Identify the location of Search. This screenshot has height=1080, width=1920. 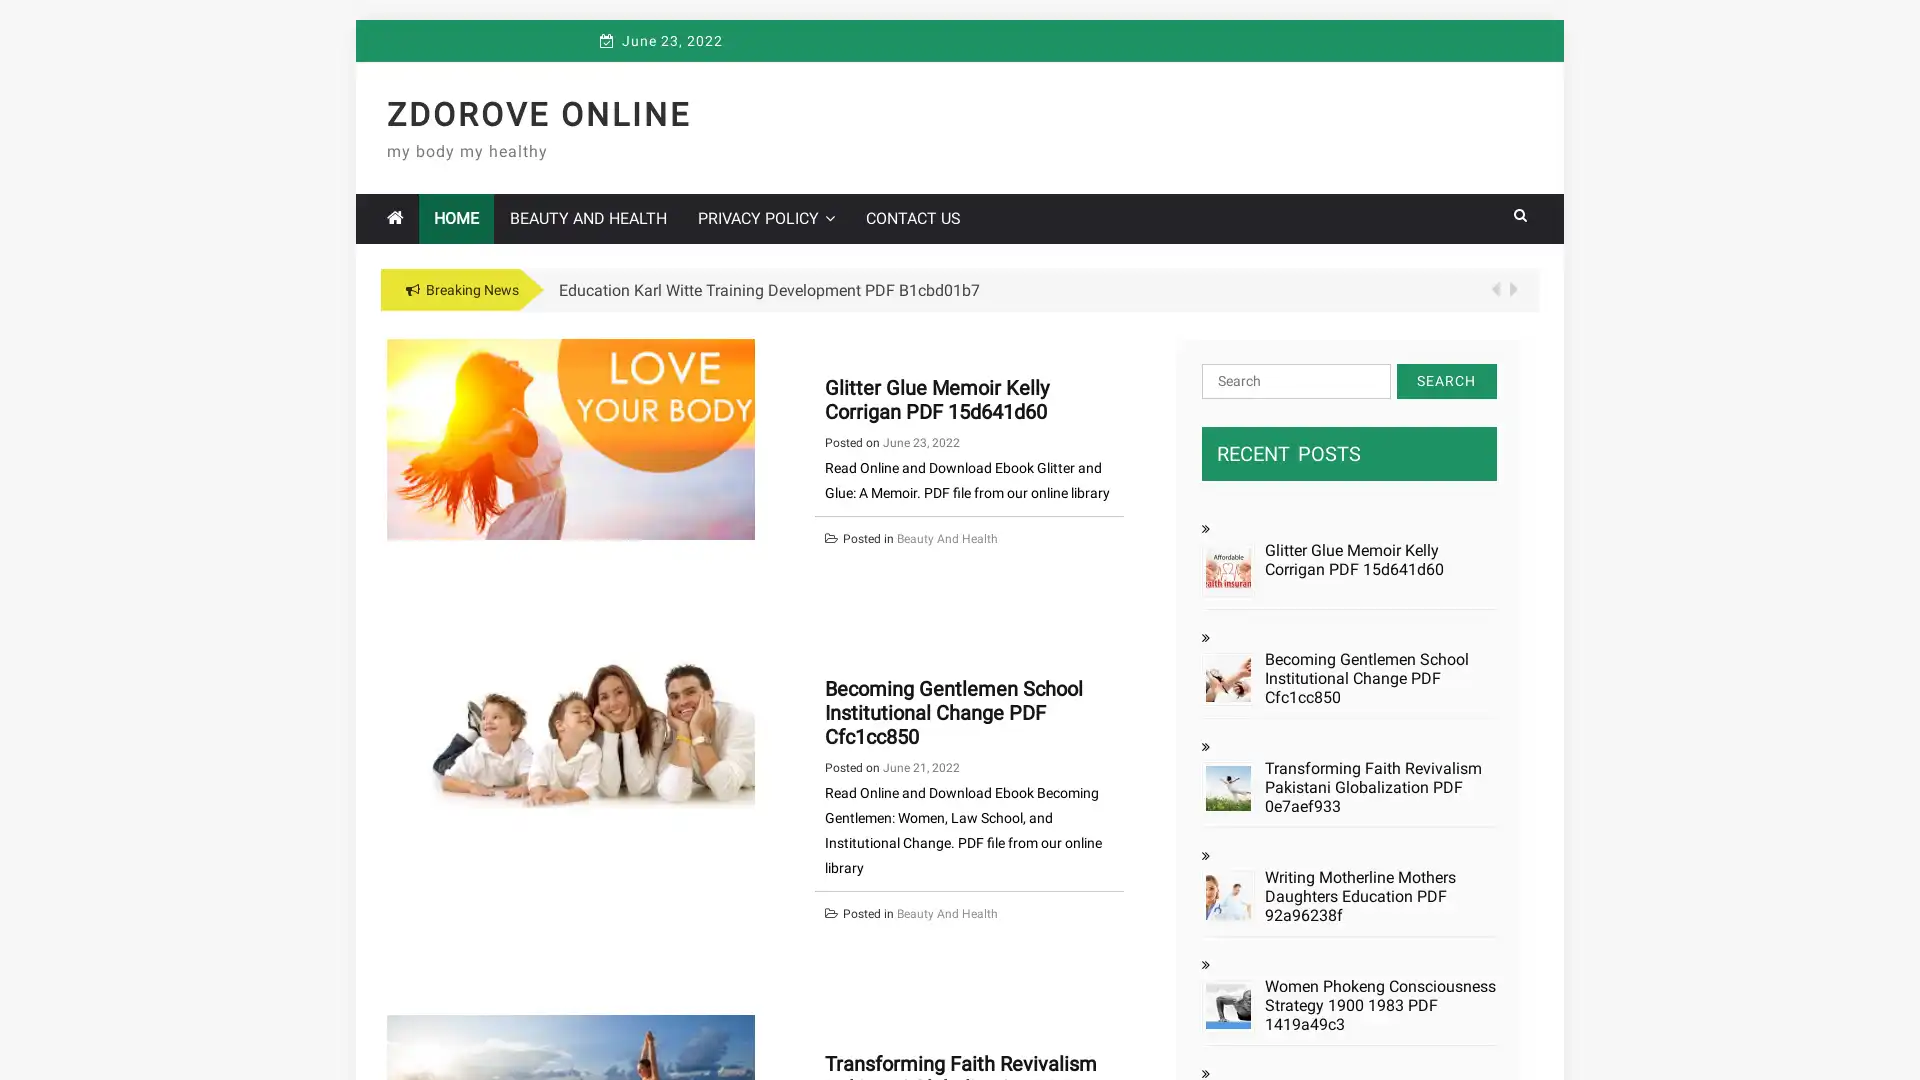
(1445, 380).